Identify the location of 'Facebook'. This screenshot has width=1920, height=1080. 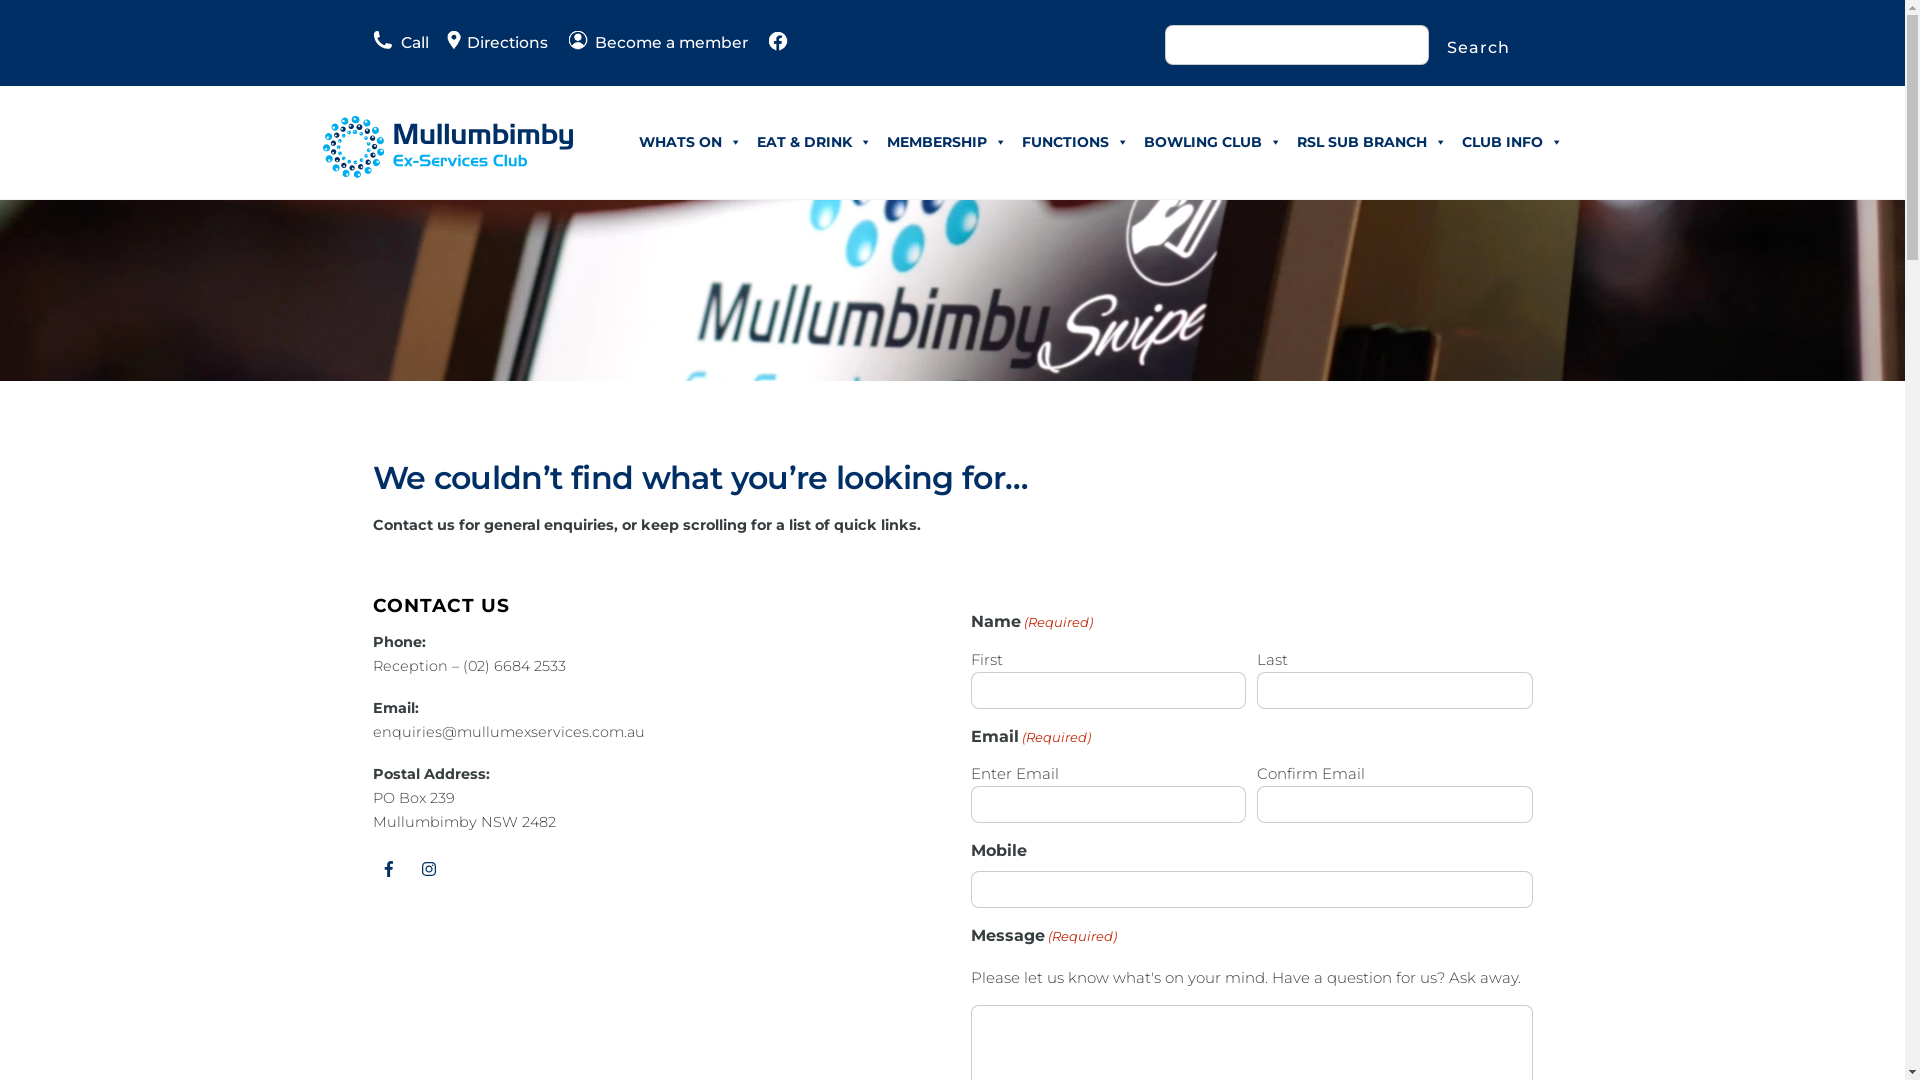
(372, 867).